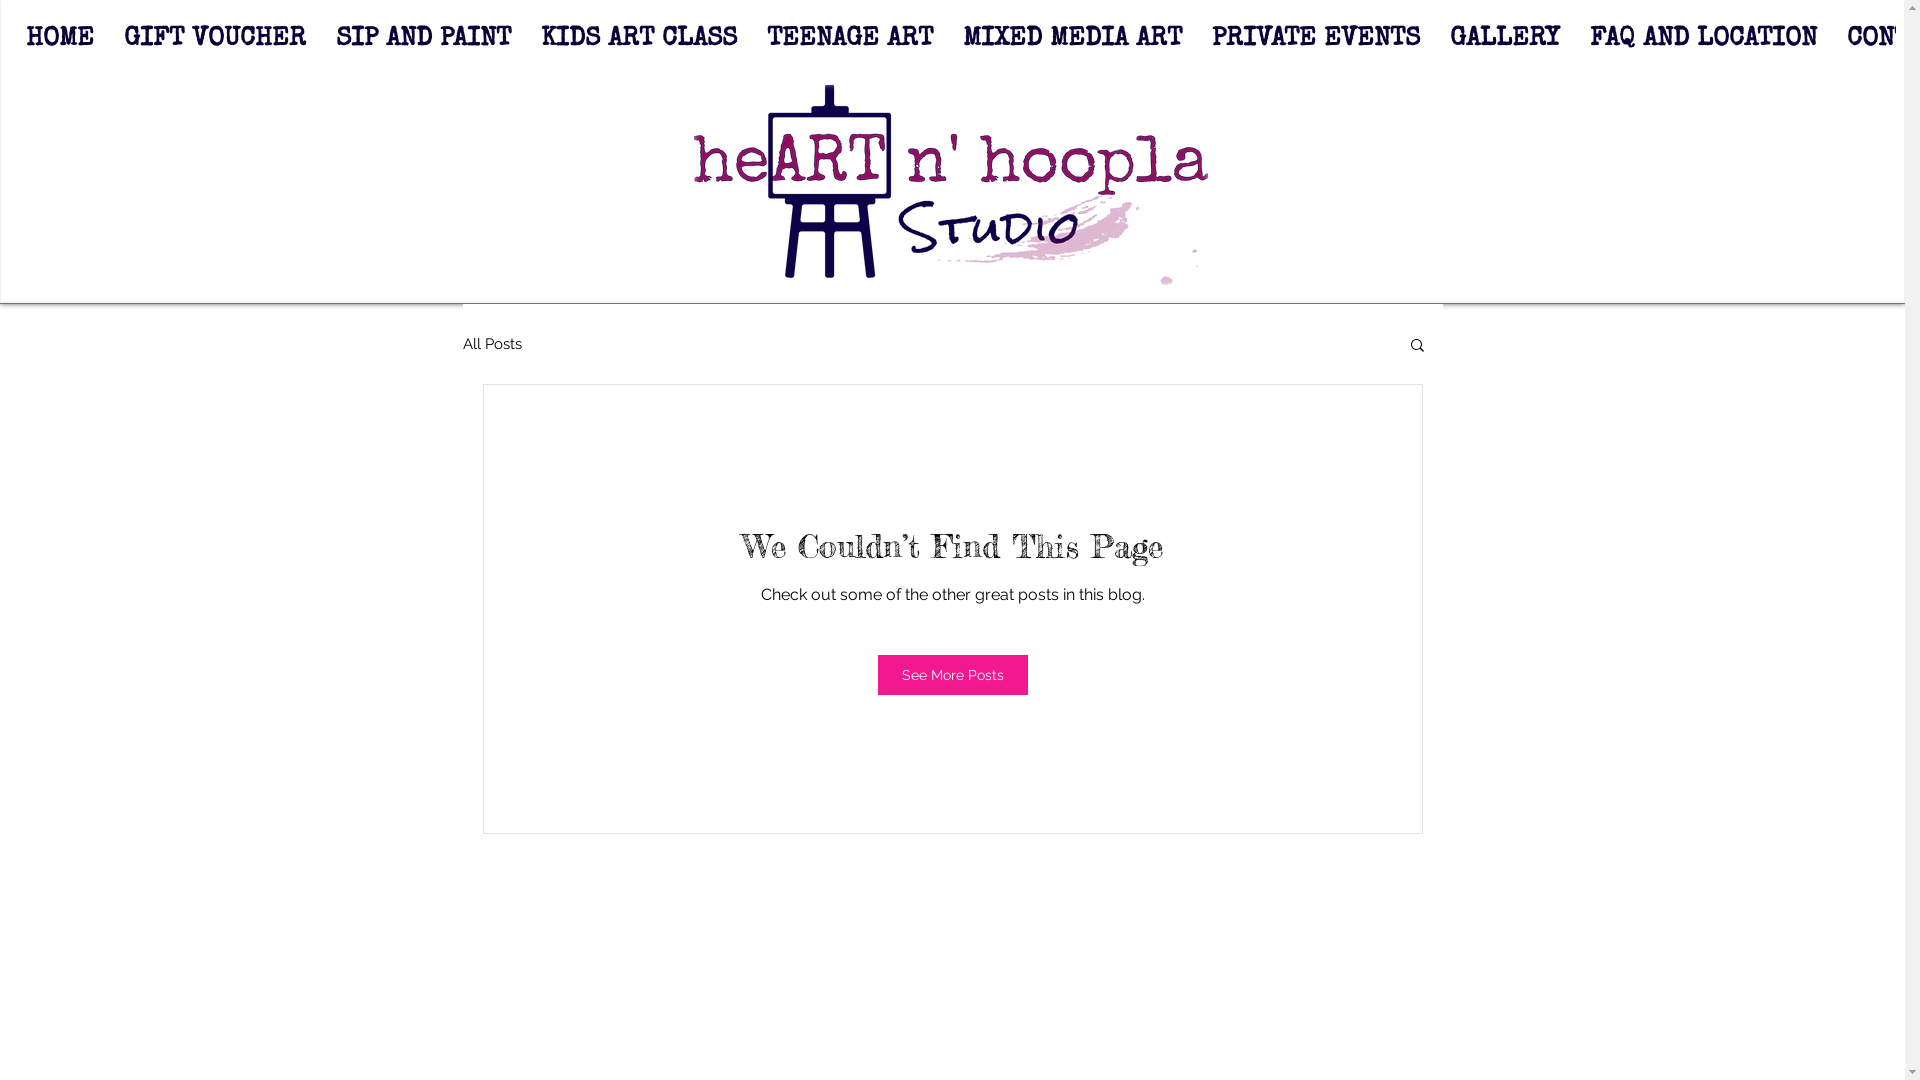  I want to click on 'GALLERY', so click(1503, 47).